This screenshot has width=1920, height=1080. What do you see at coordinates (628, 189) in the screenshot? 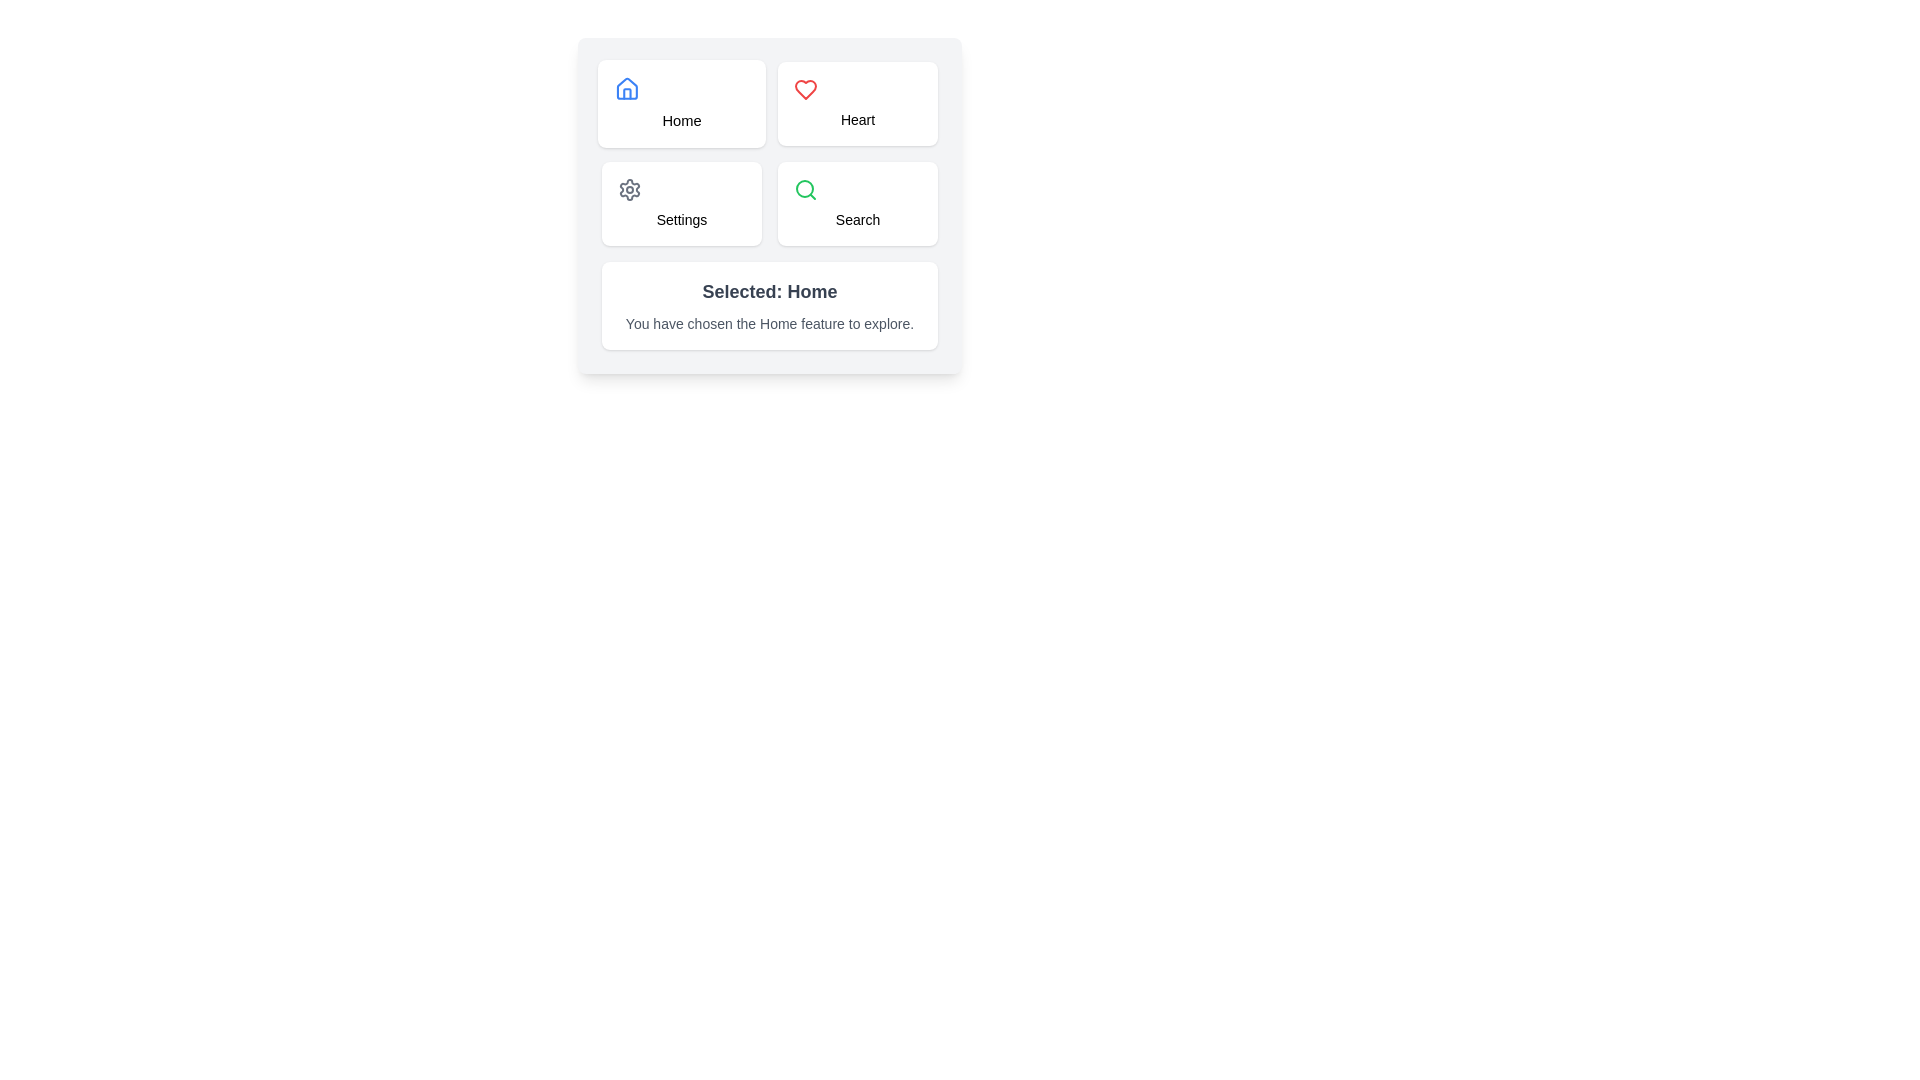
I see `the settings icon, which serves as the visual representation for accessing the settings menu, located in the bottom-left quadrant of the navigation options` at bounding box center [628, 189].